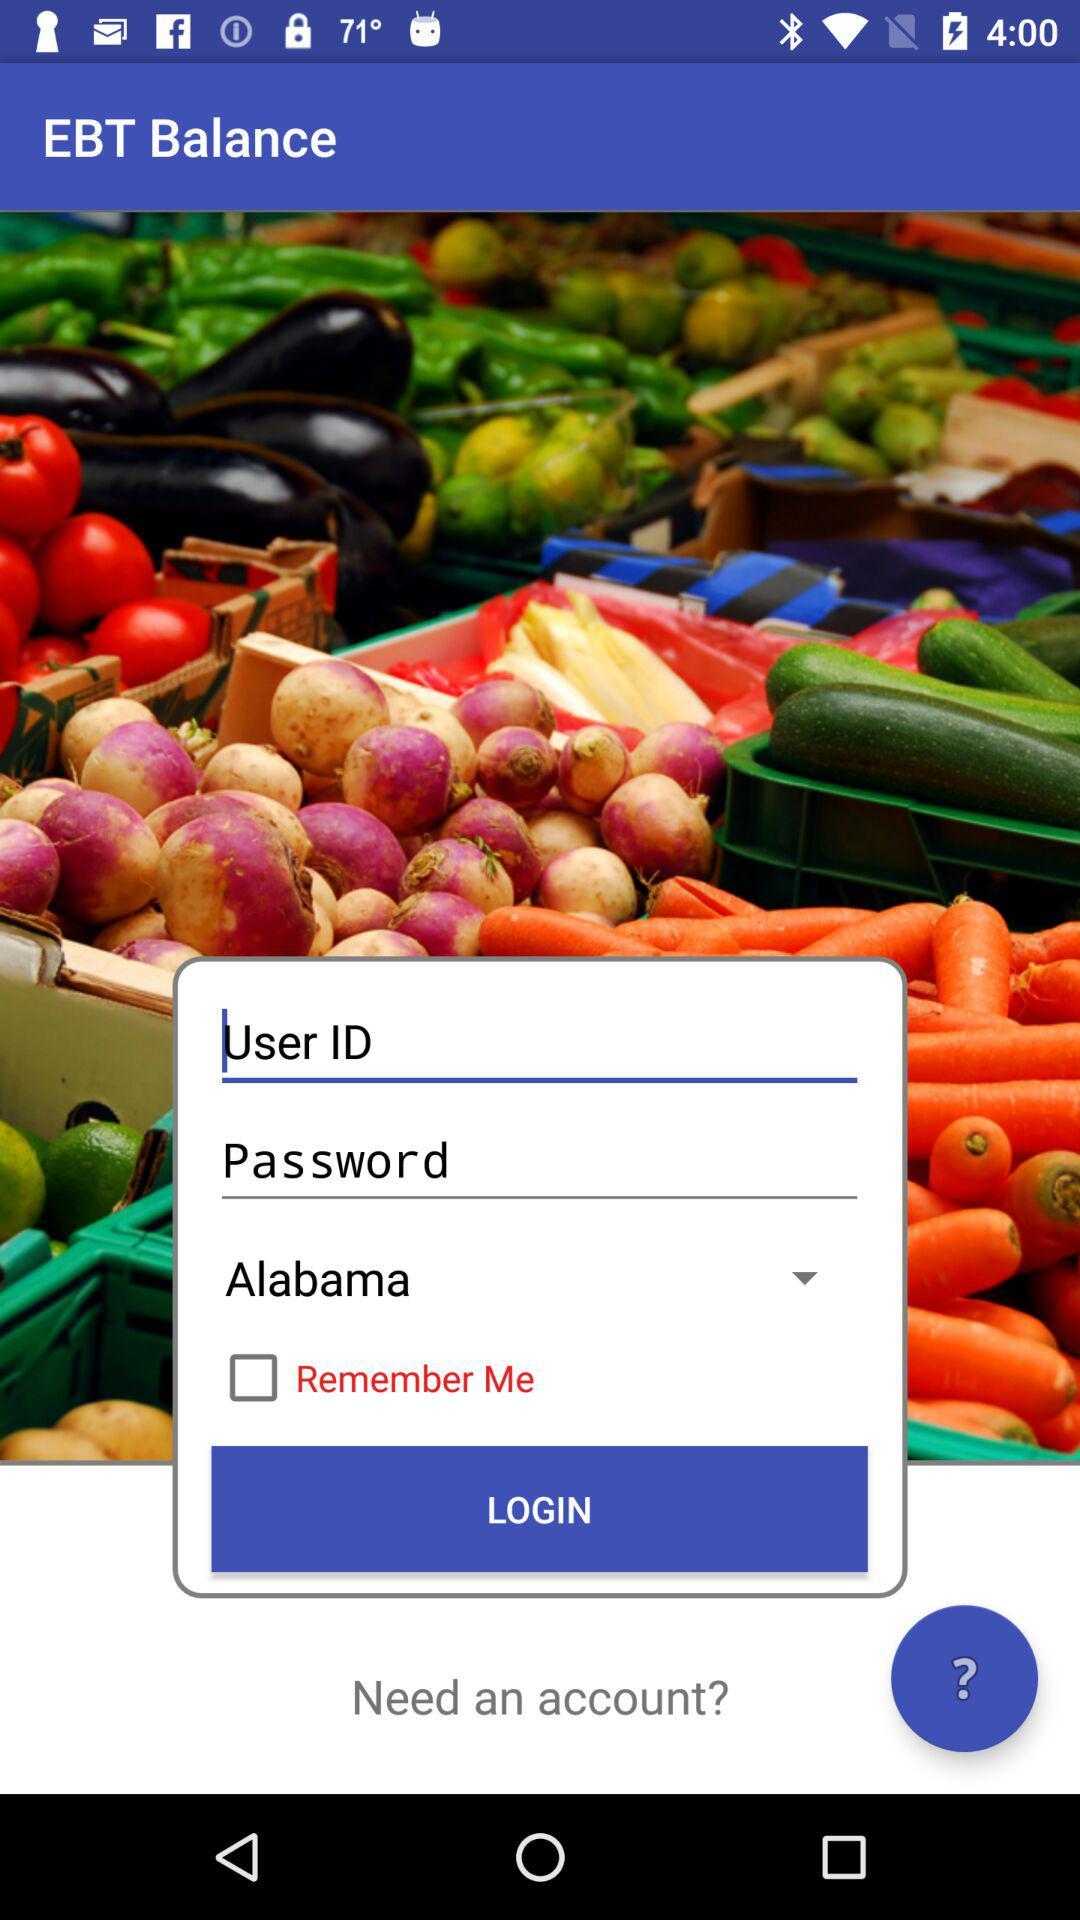 The image size is (1080, 1920). I want to click on the remember me icon, so click(538, 1376).